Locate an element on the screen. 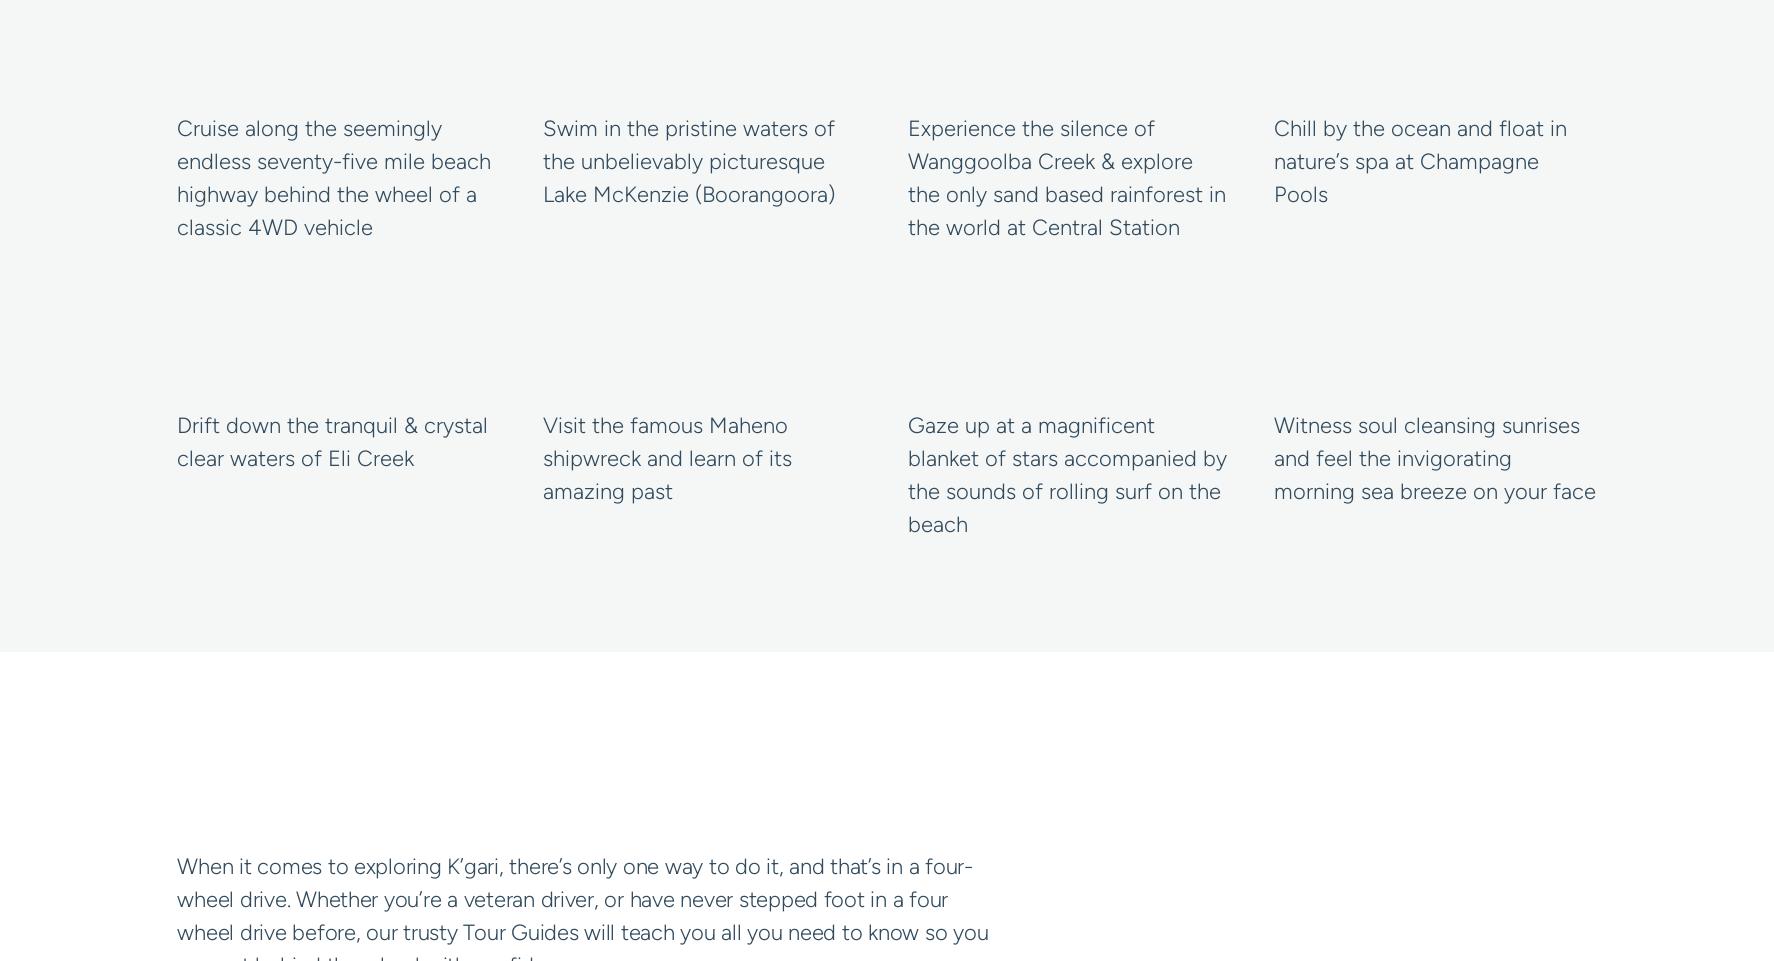 Image resolution: width=1774 pixels, height=961 pixels. 'Visit the famous Maheno shipwreck and learn of its amazing past' is located at coordinates (666, 457).